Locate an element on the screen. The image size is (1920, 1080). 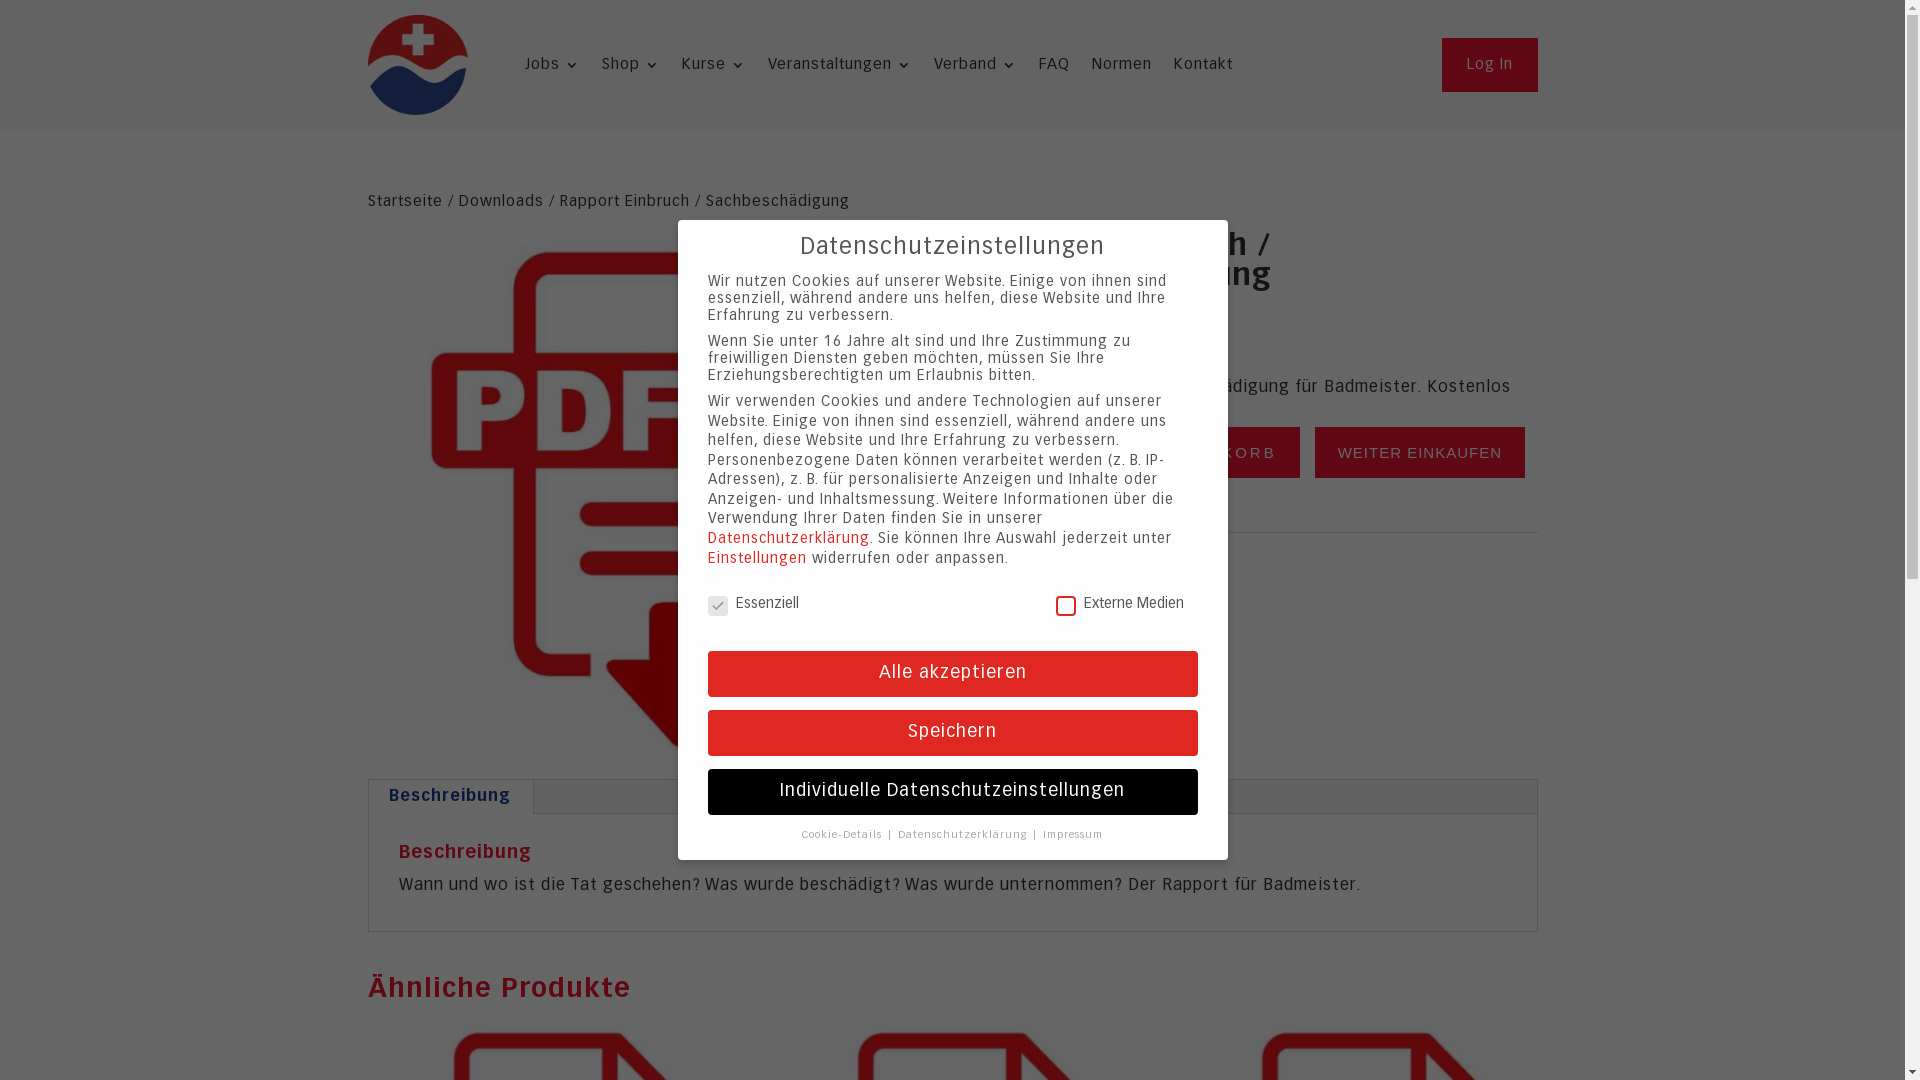
'Einstellungen' is located at coordinates (708, 559).